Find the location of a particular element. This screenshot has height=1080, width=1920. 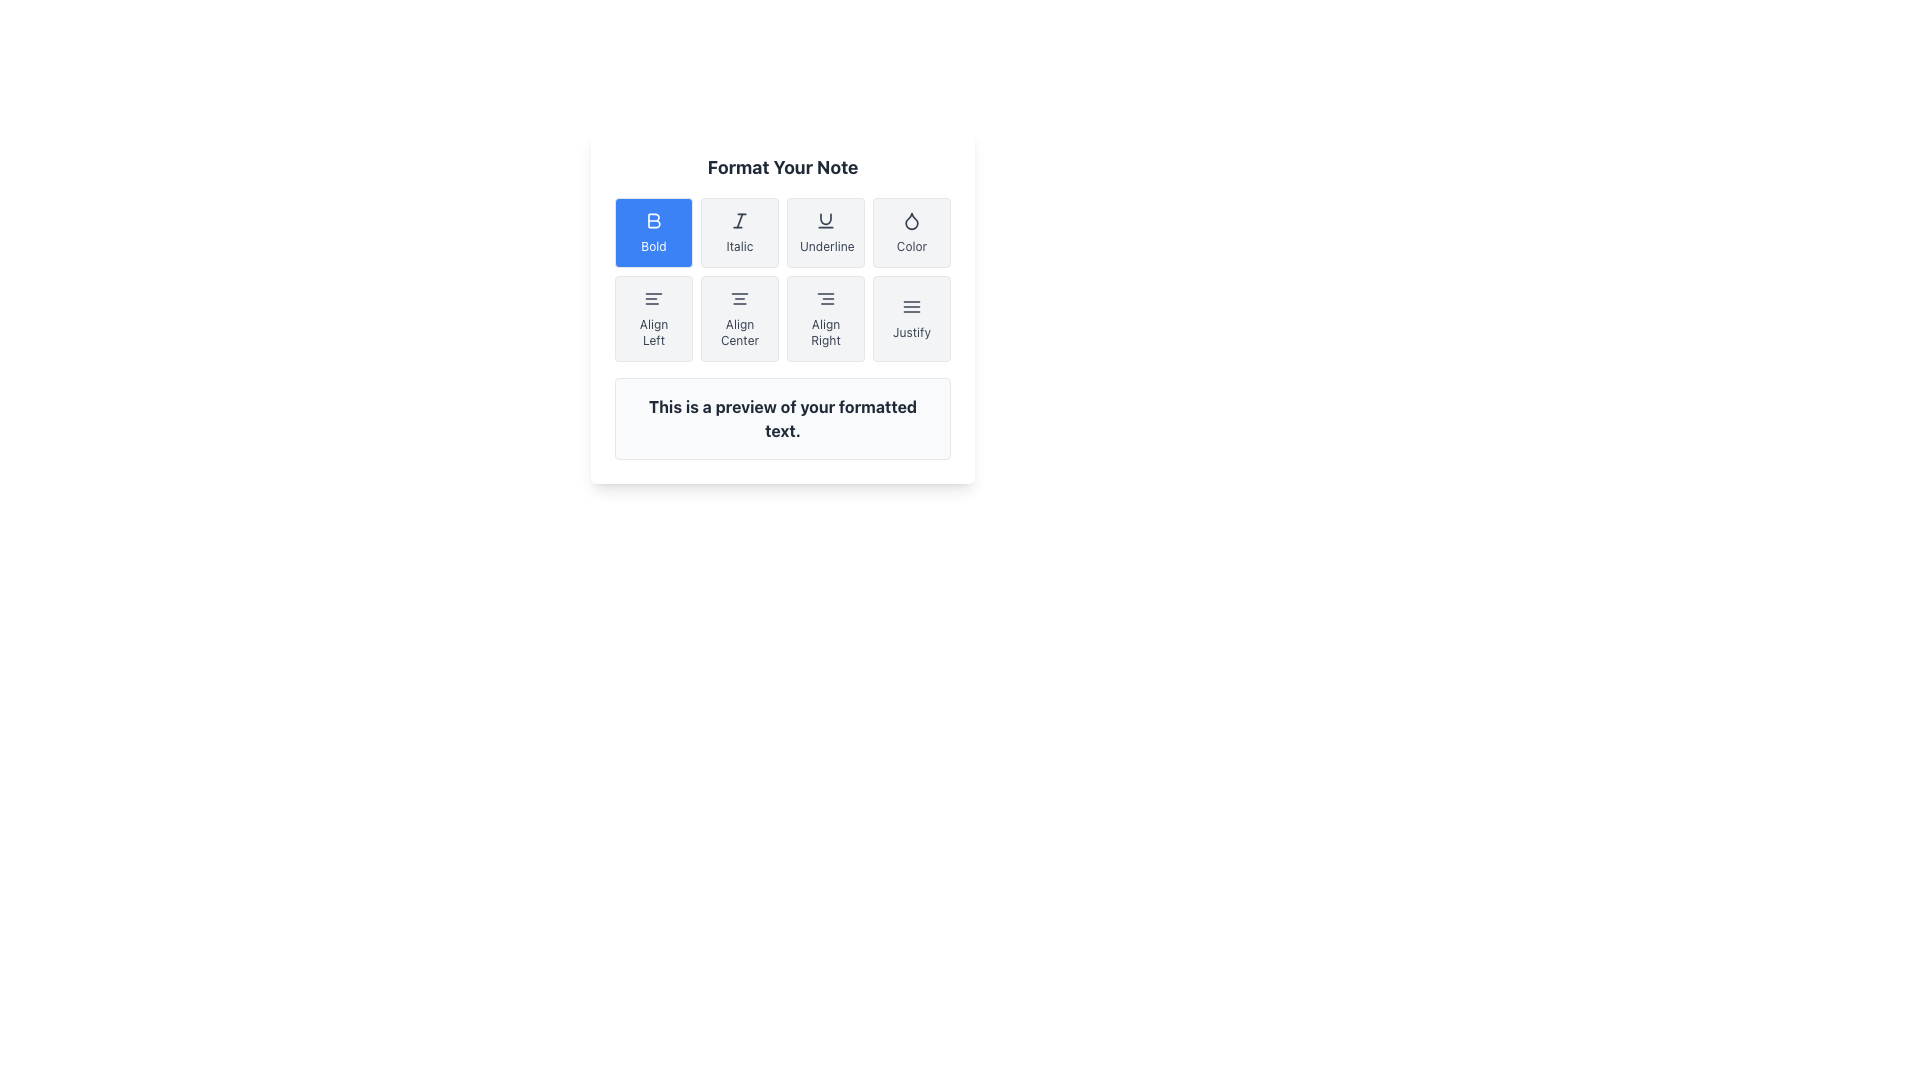

the underline icon, which is a U-shaped stroke topped by a horizontal line is located at coordinates (825, 220).